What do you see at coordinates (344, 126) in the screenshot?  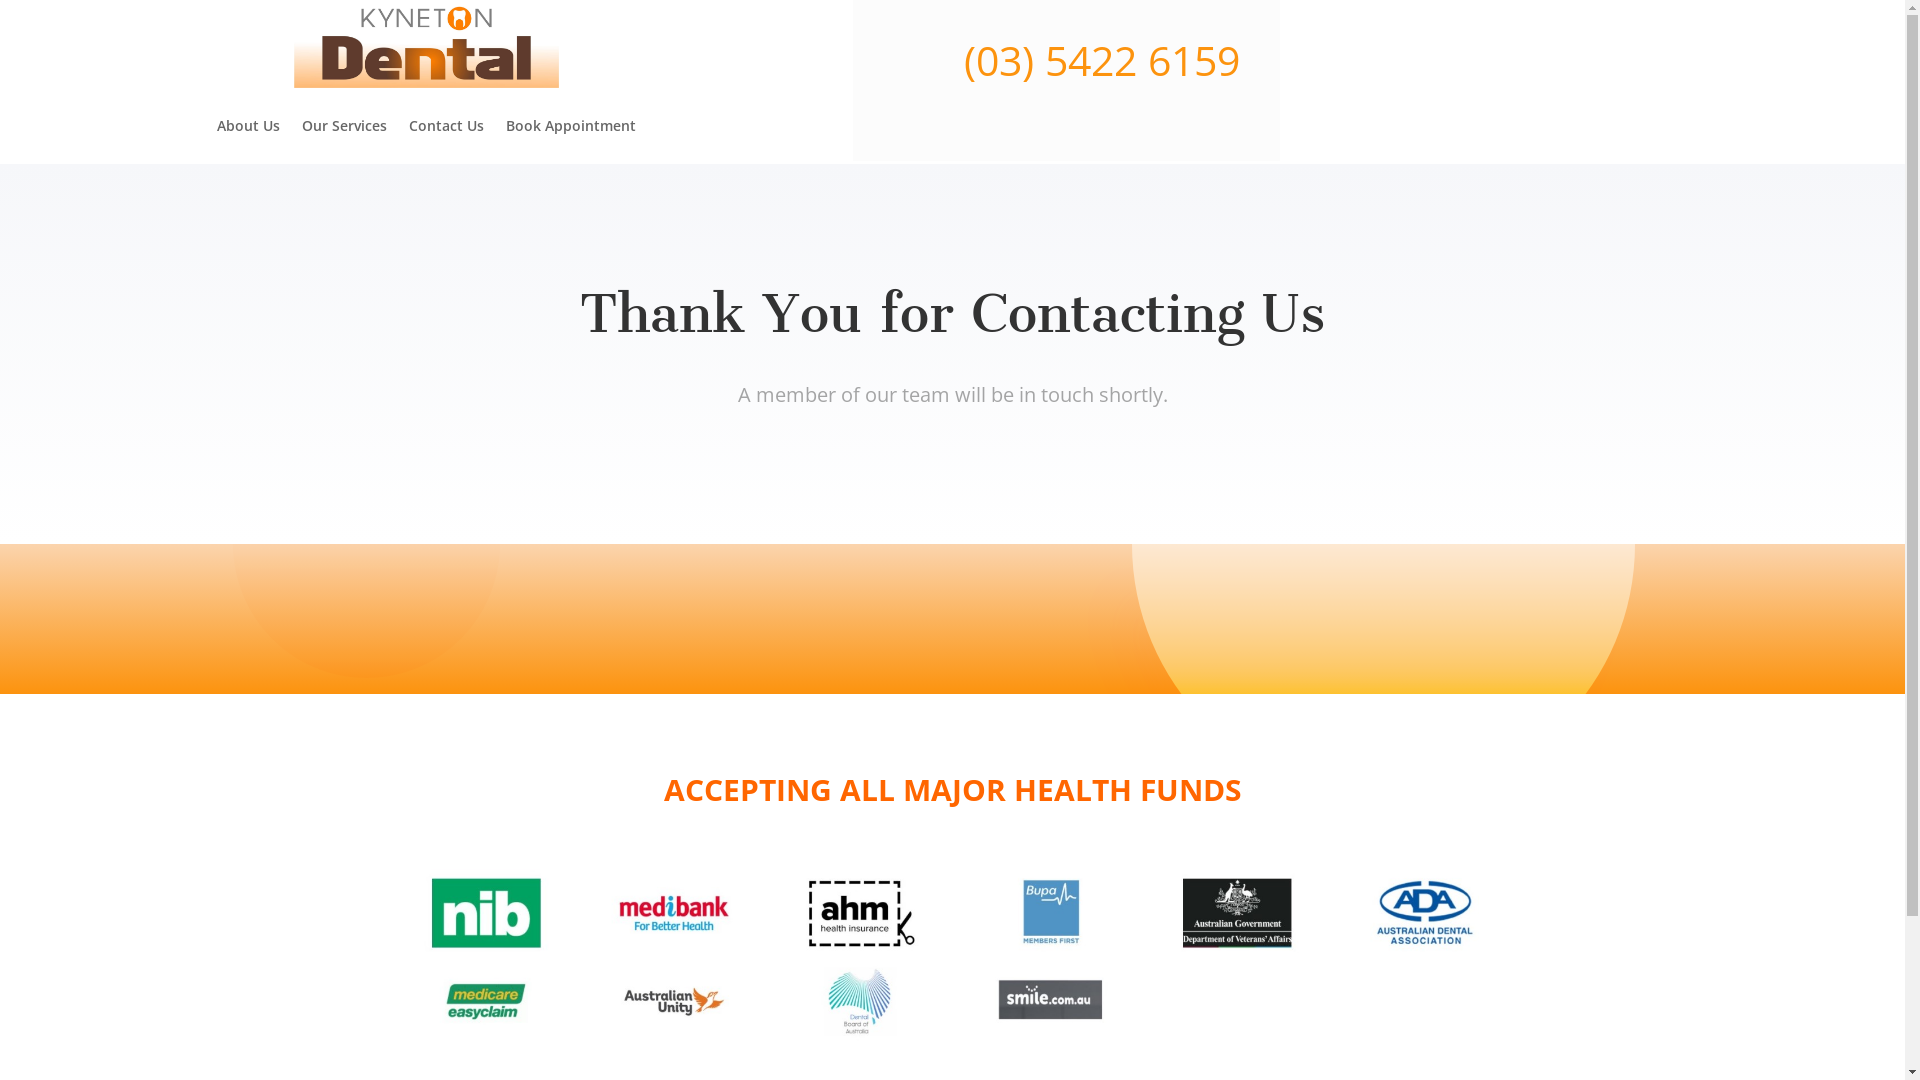 I see `'Our Services'` at bounding box center [344, 126].